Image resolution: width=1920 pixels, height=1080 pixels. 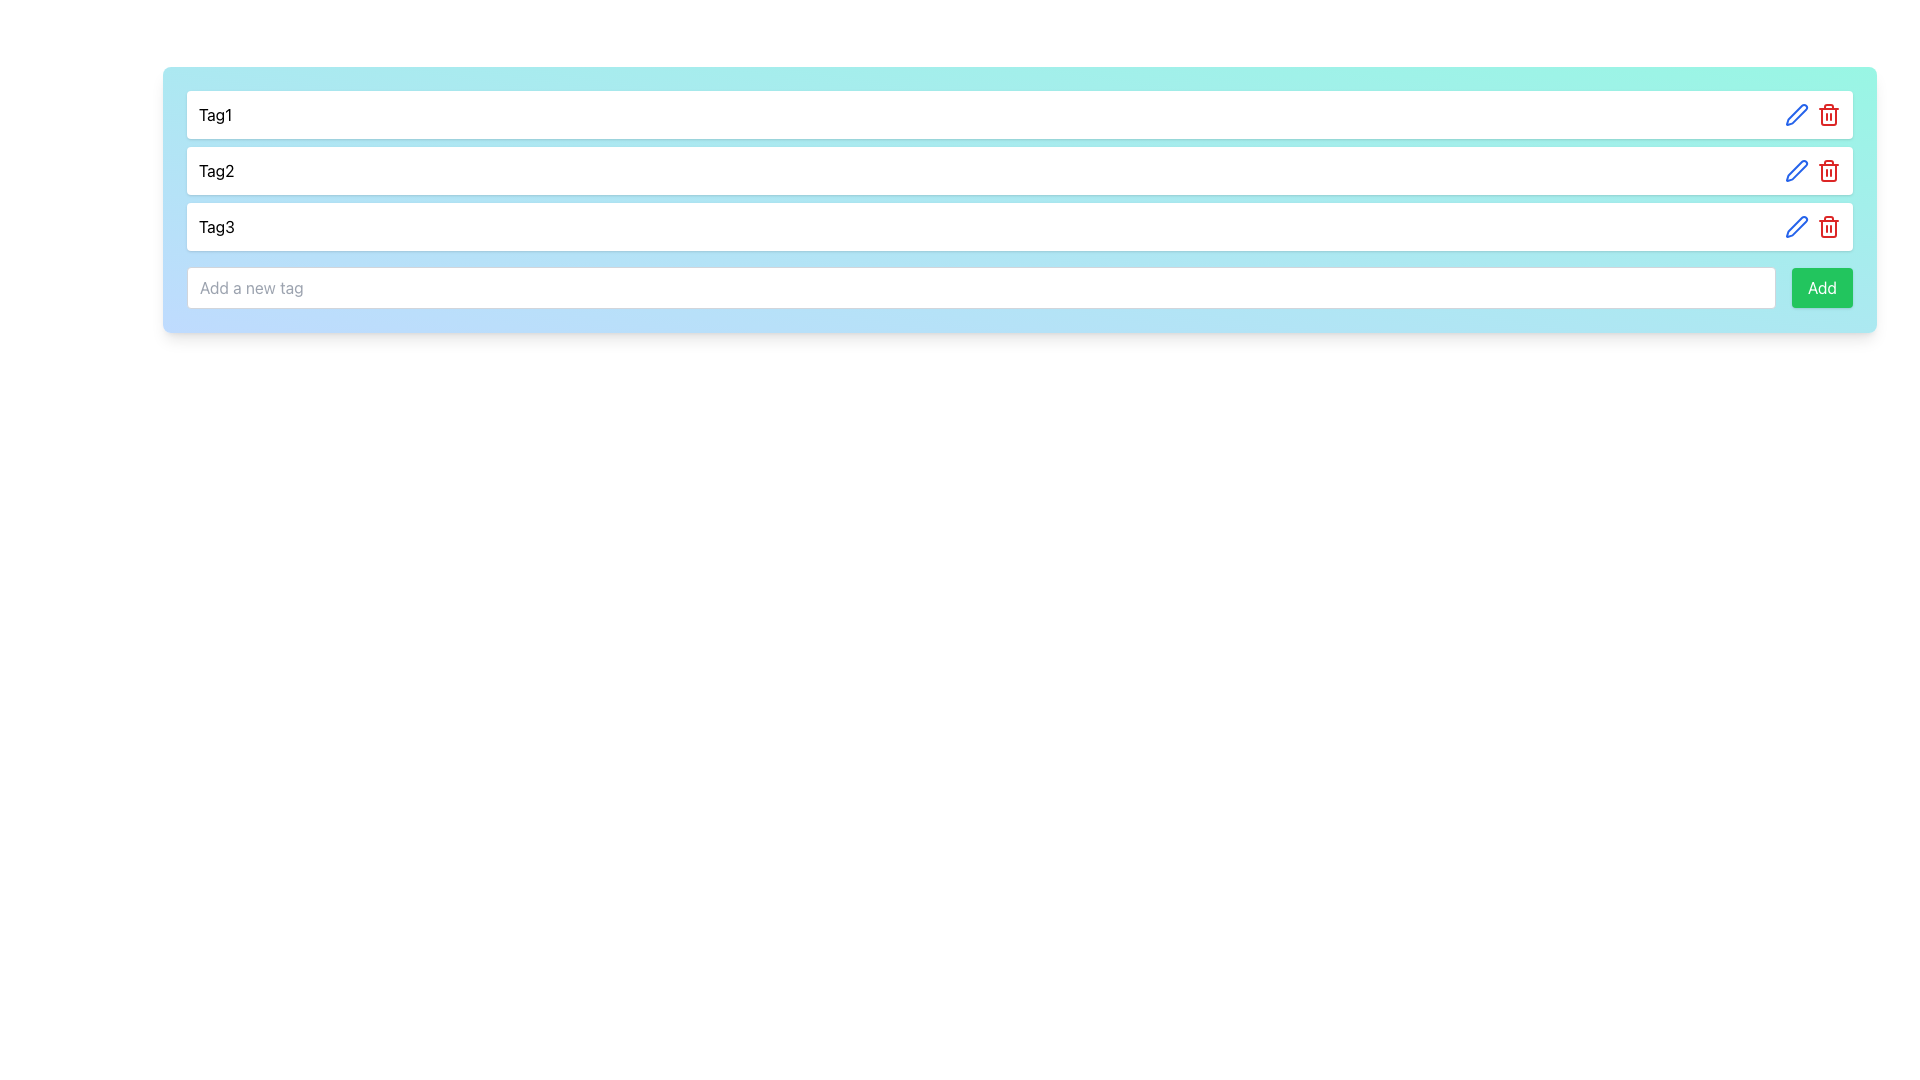 I want to click on the text label reading 'Tag2', which is the second label in a vertically-aligned list of tags, positioned below 'Tag1' and above 'Tag3', so click(x=216, y=169).